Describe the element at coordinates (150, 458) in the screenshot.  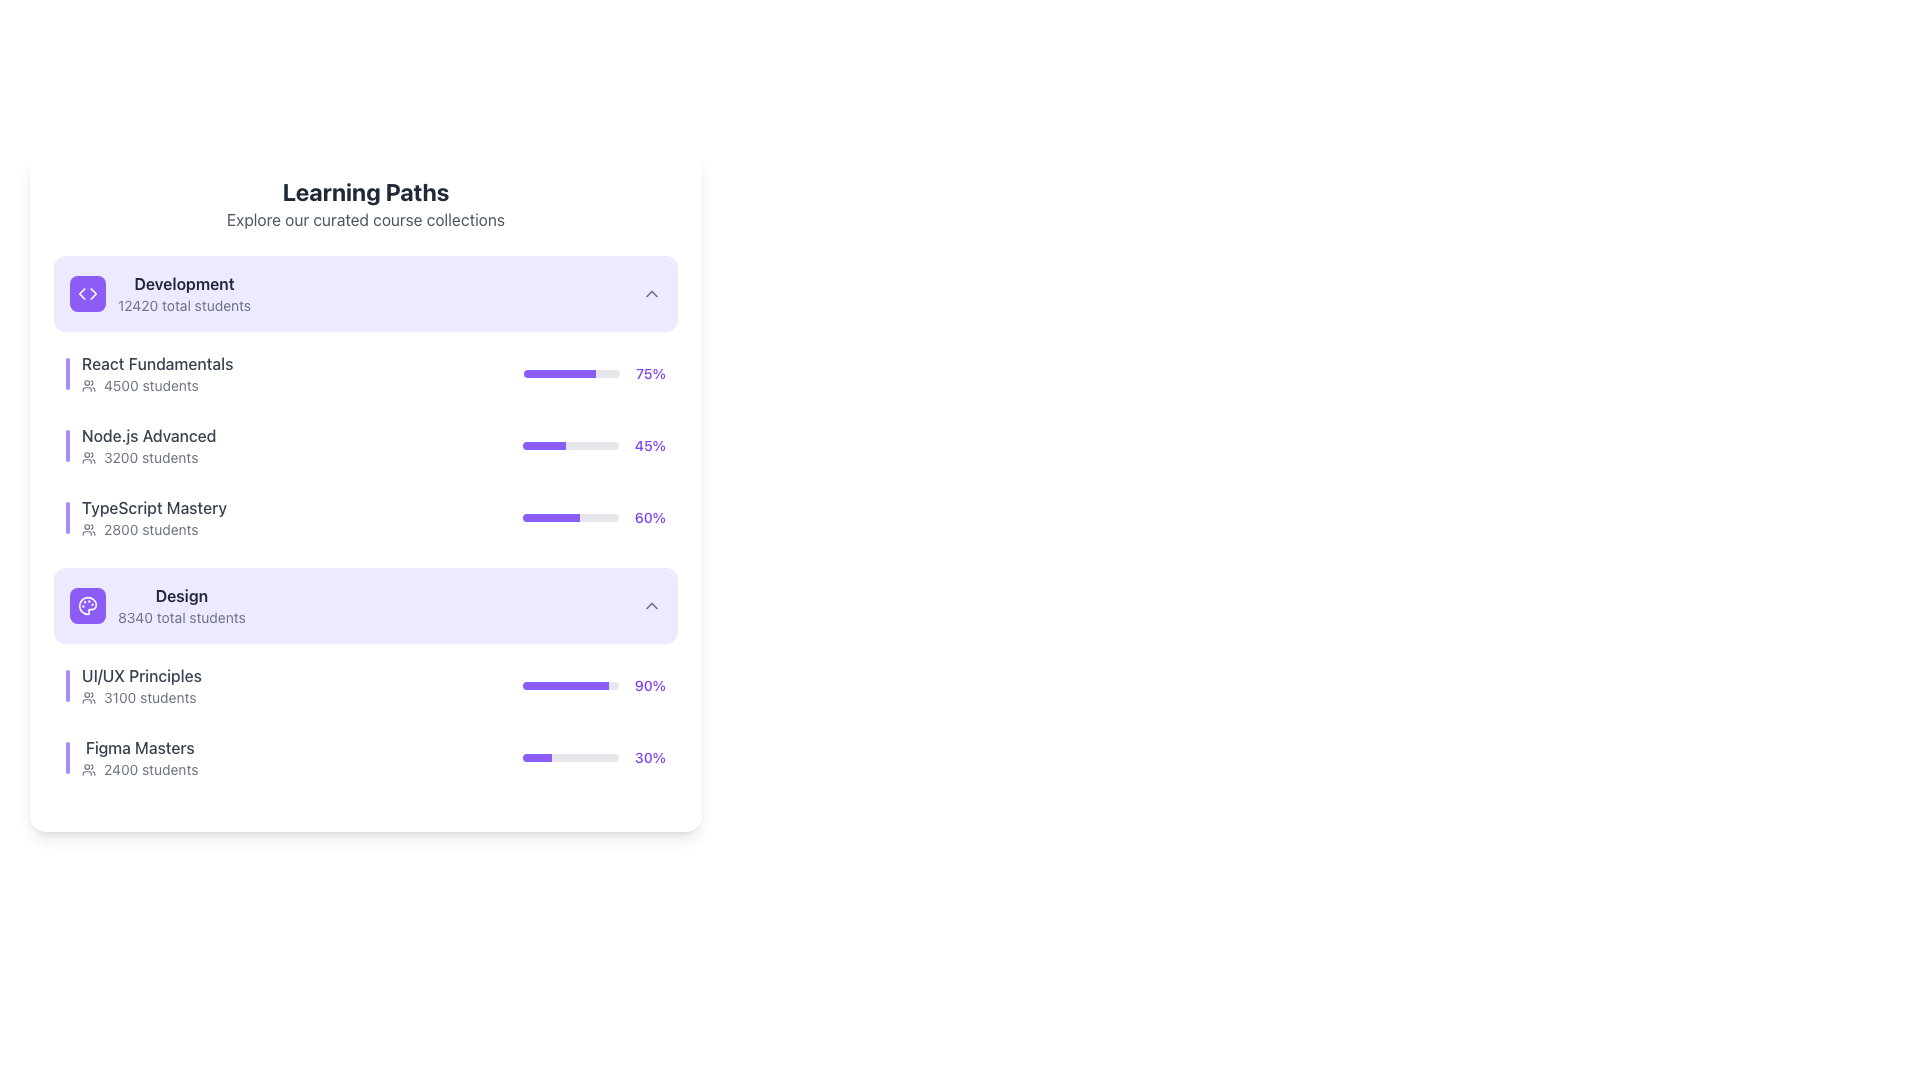
I see `text that provides information about the number of students enrolled in the 'Node.js Advanced' course, located beside the user icon in the Learning Paths interface` at that location.